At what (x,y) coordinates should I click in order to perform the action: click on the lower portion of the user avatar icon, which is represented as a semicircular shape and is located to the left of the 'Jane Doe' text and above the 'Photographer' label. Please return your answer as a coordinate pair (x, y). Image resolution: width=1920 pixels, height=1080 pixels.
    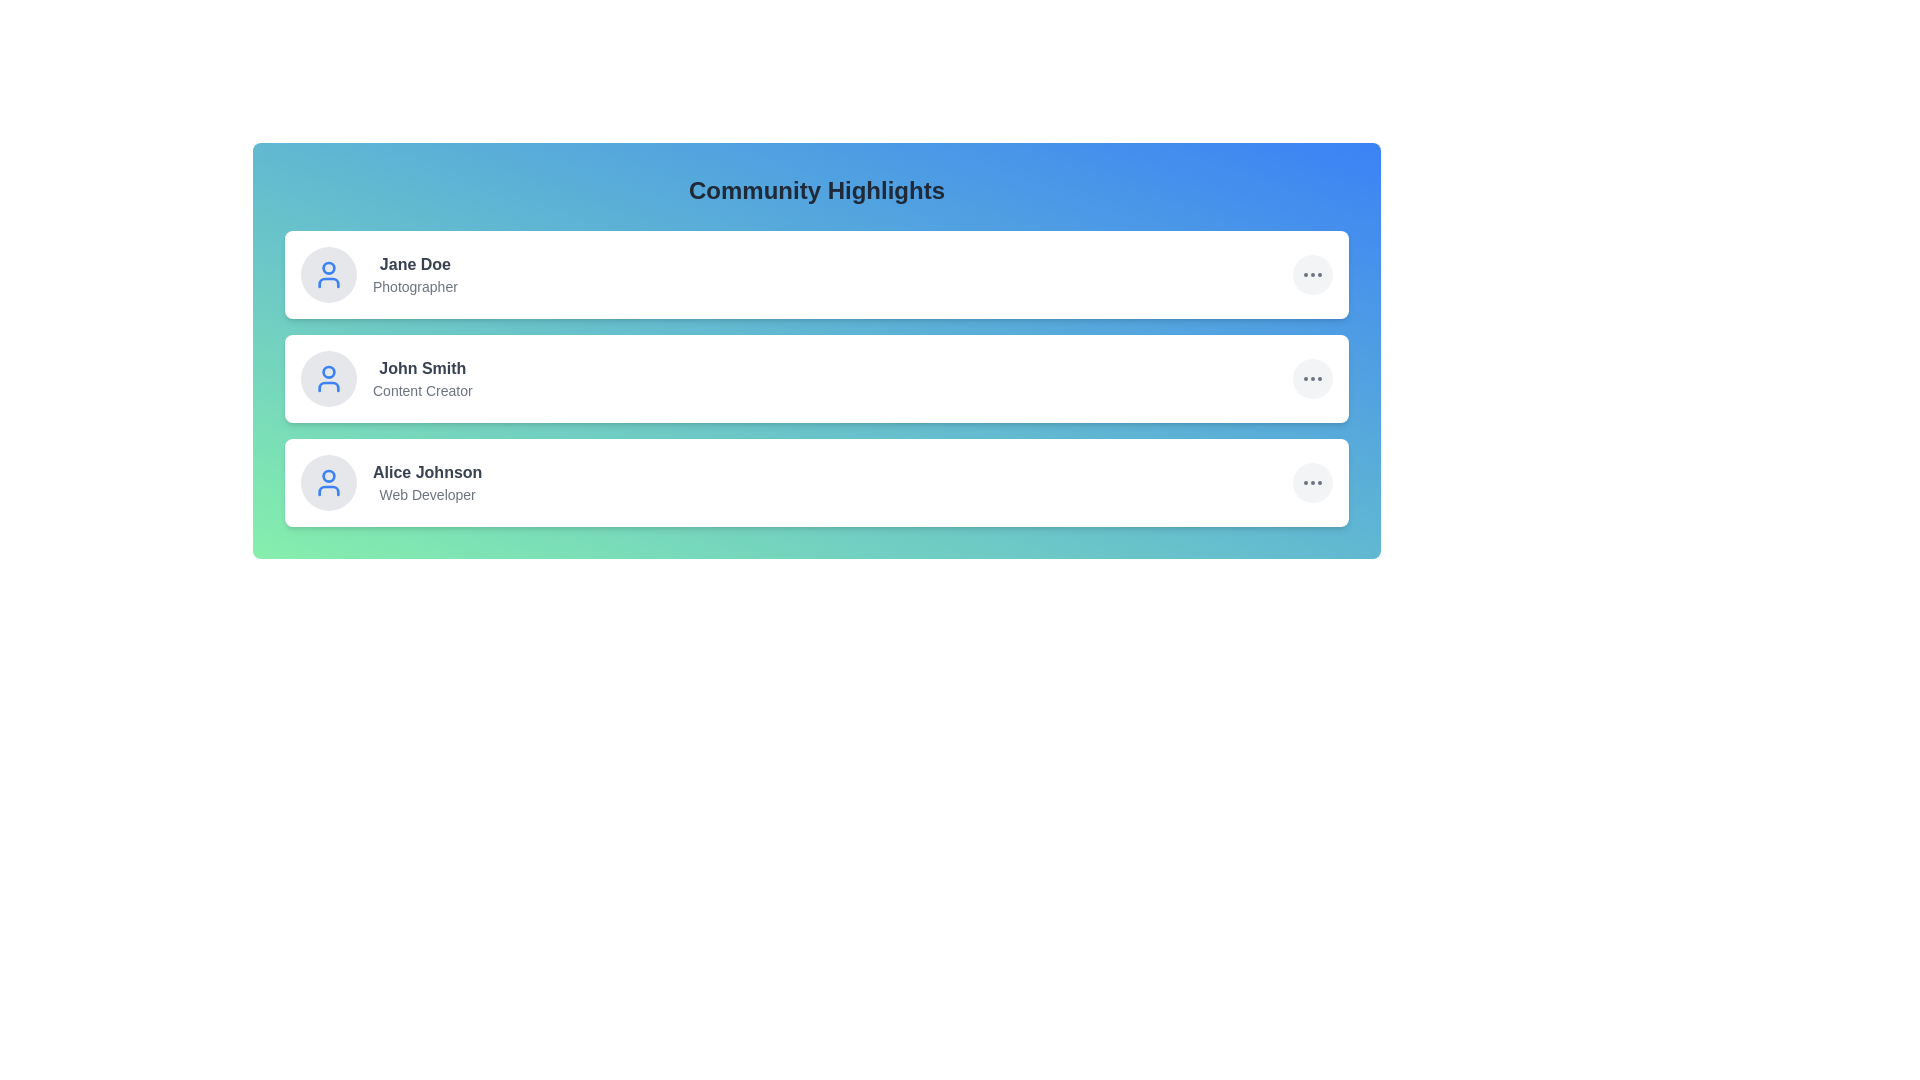
    Looking at the image, I should click on (329, 282).